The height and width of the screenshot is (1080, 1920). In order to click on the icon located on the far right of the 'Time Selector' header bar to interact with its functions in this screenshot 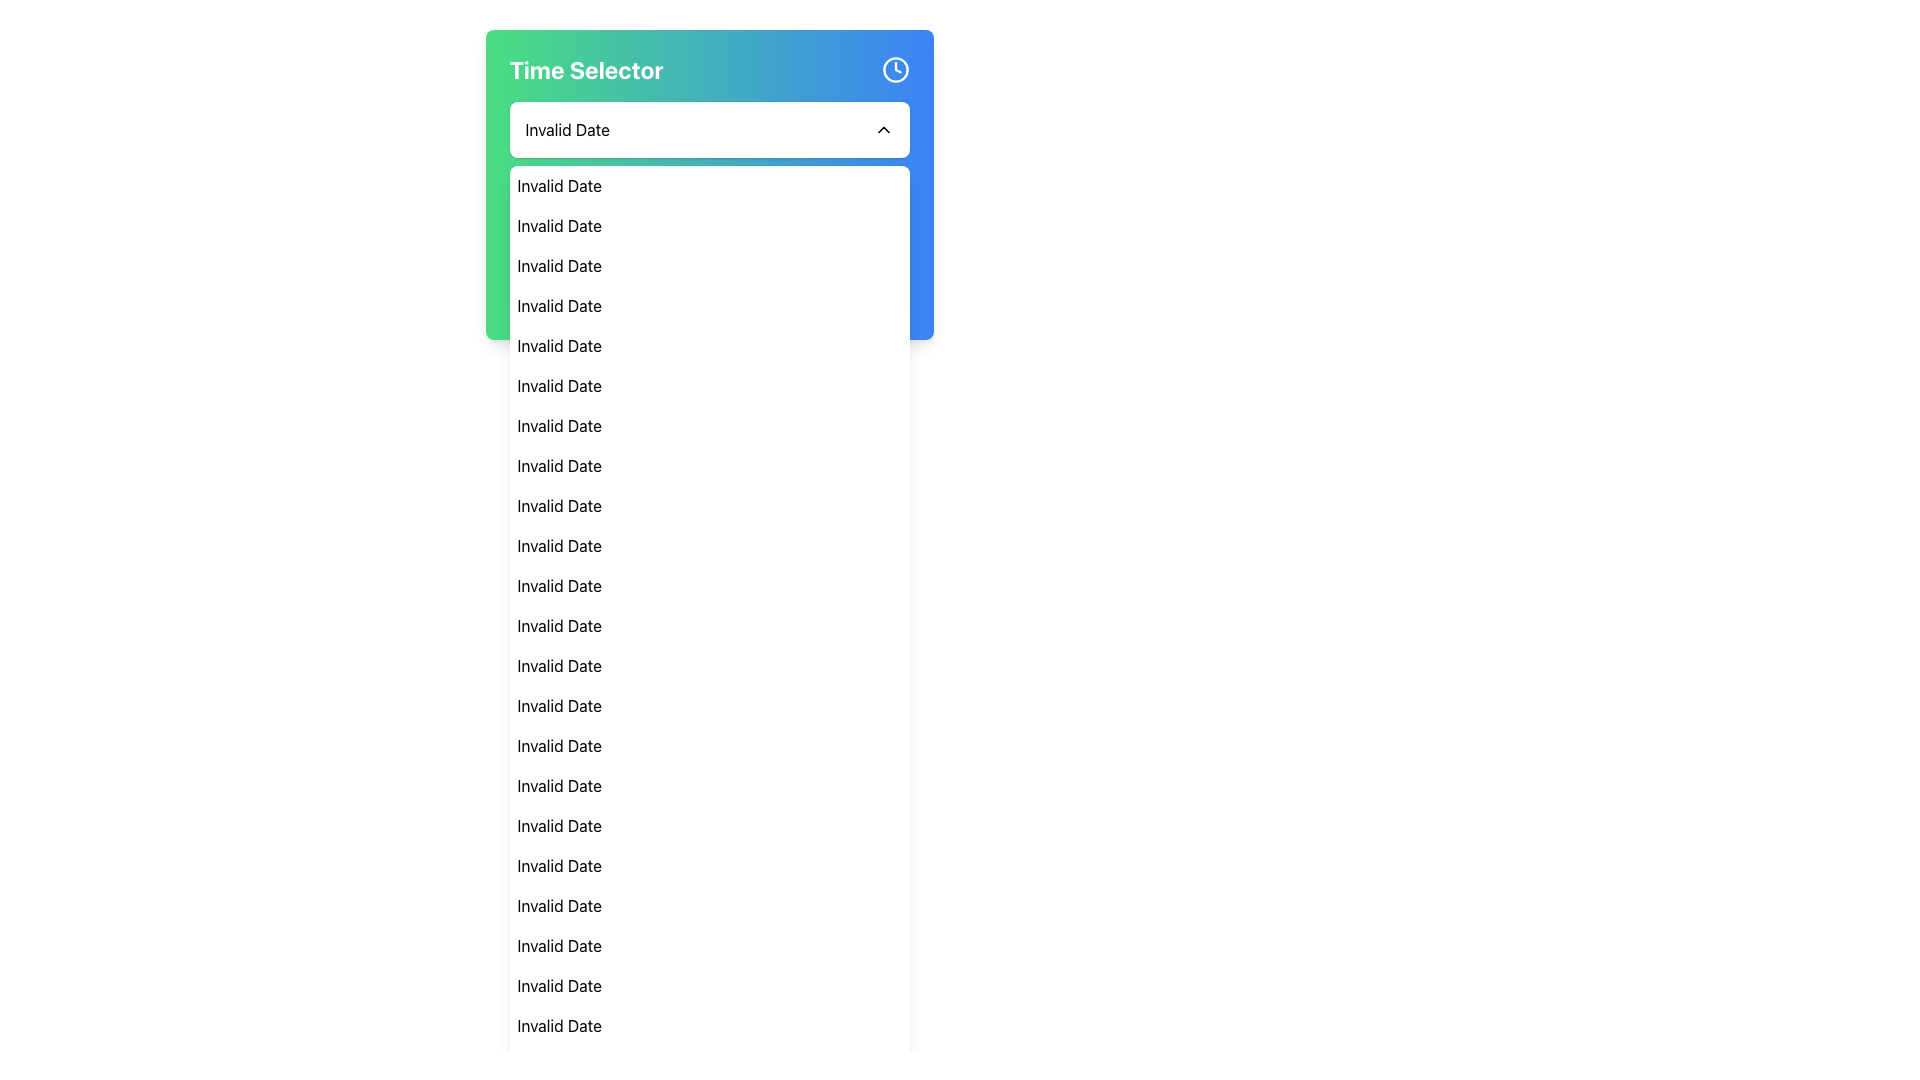, I will do `click(894, 68)`.